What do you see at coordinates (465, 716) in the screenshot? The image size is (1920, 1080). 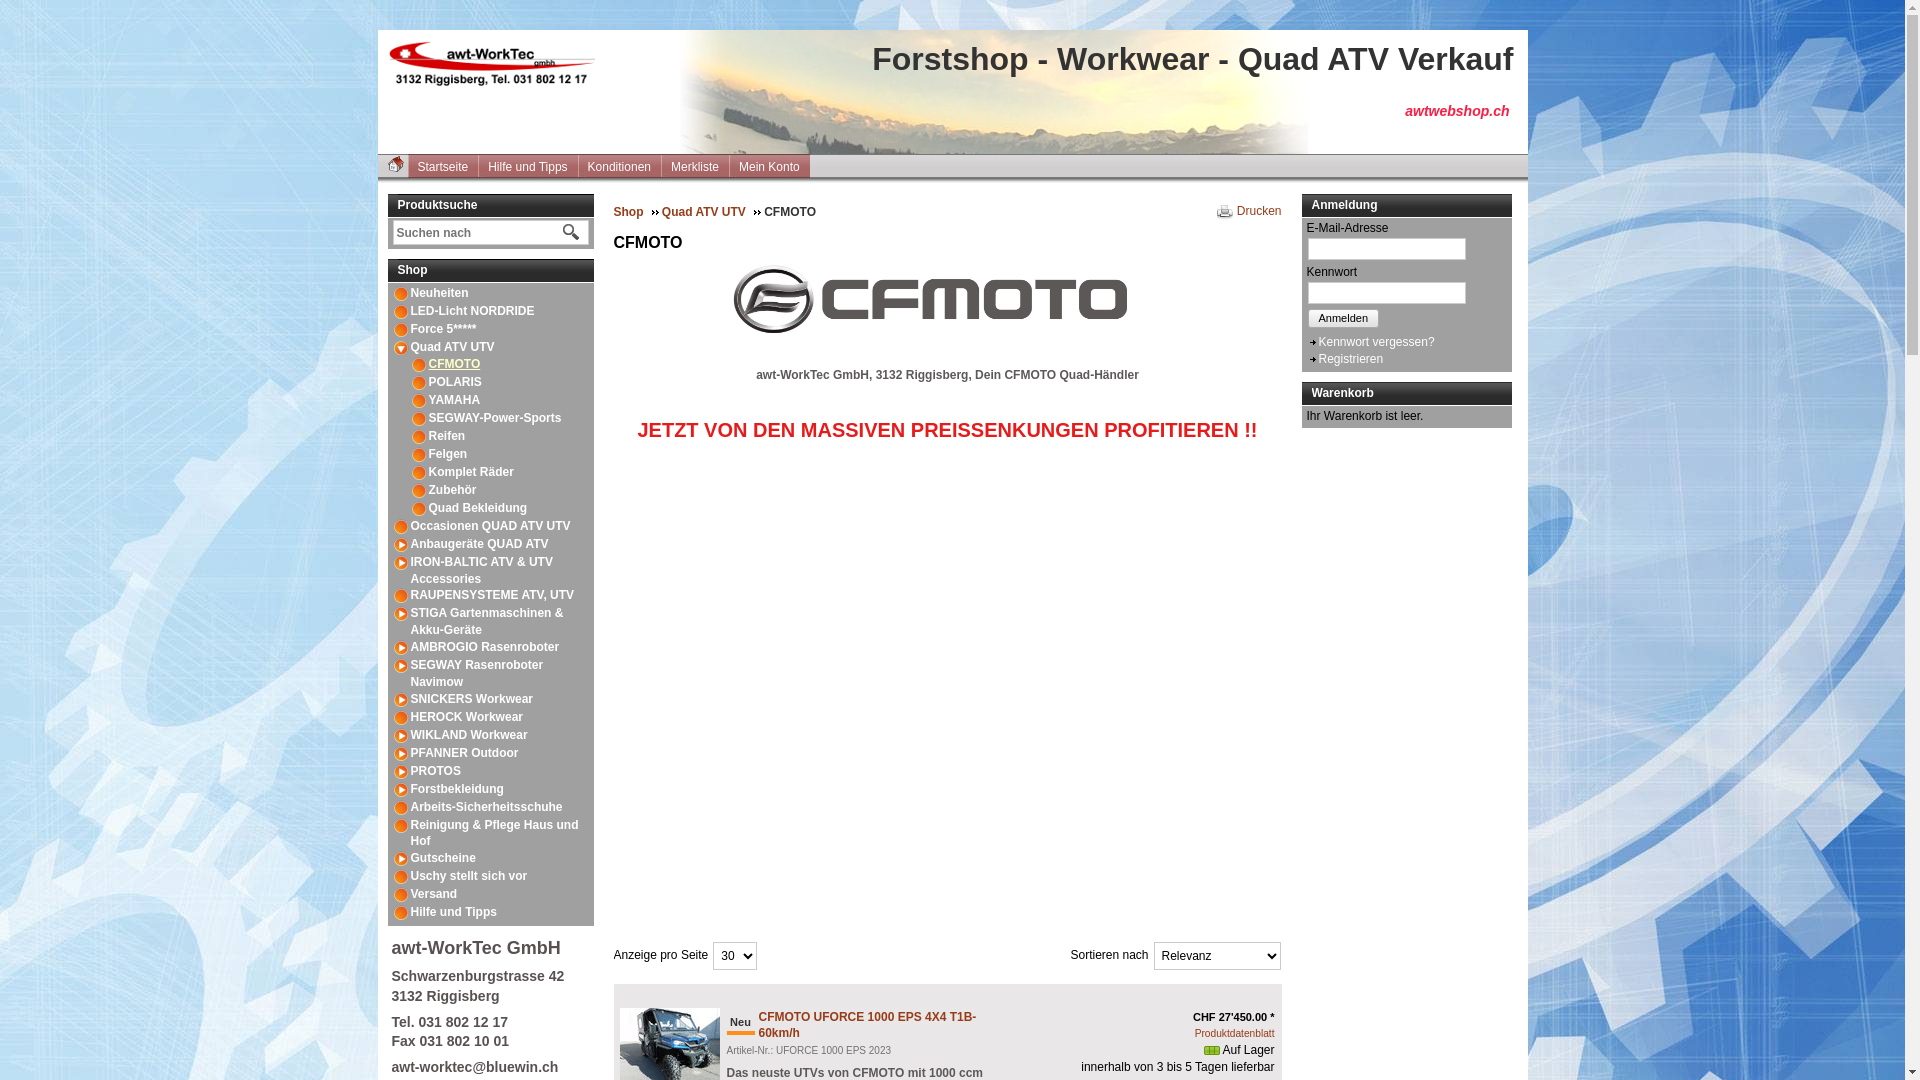 I see `'HEROCK Workwear'` at bounding box center [465, 716].